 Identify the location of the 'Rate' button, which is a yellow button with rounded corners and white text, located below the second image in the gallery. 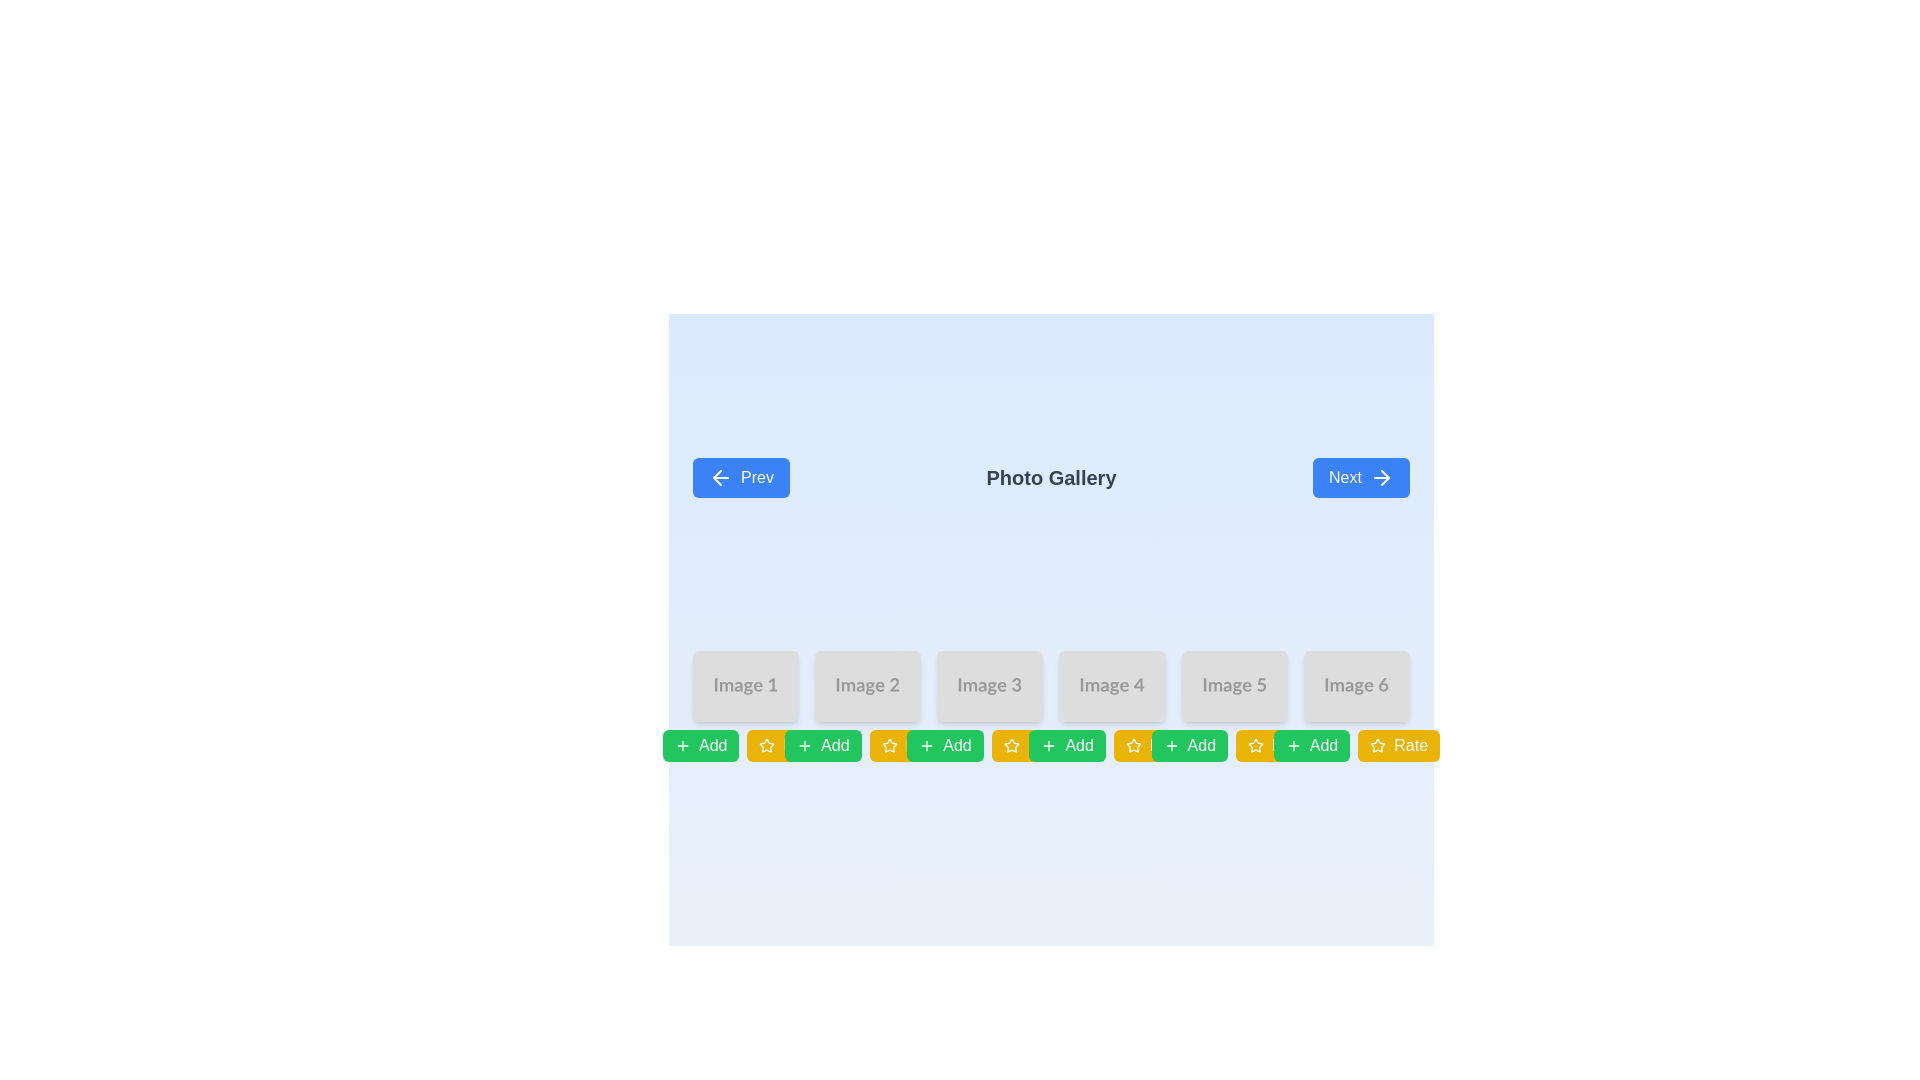
(868, 745).